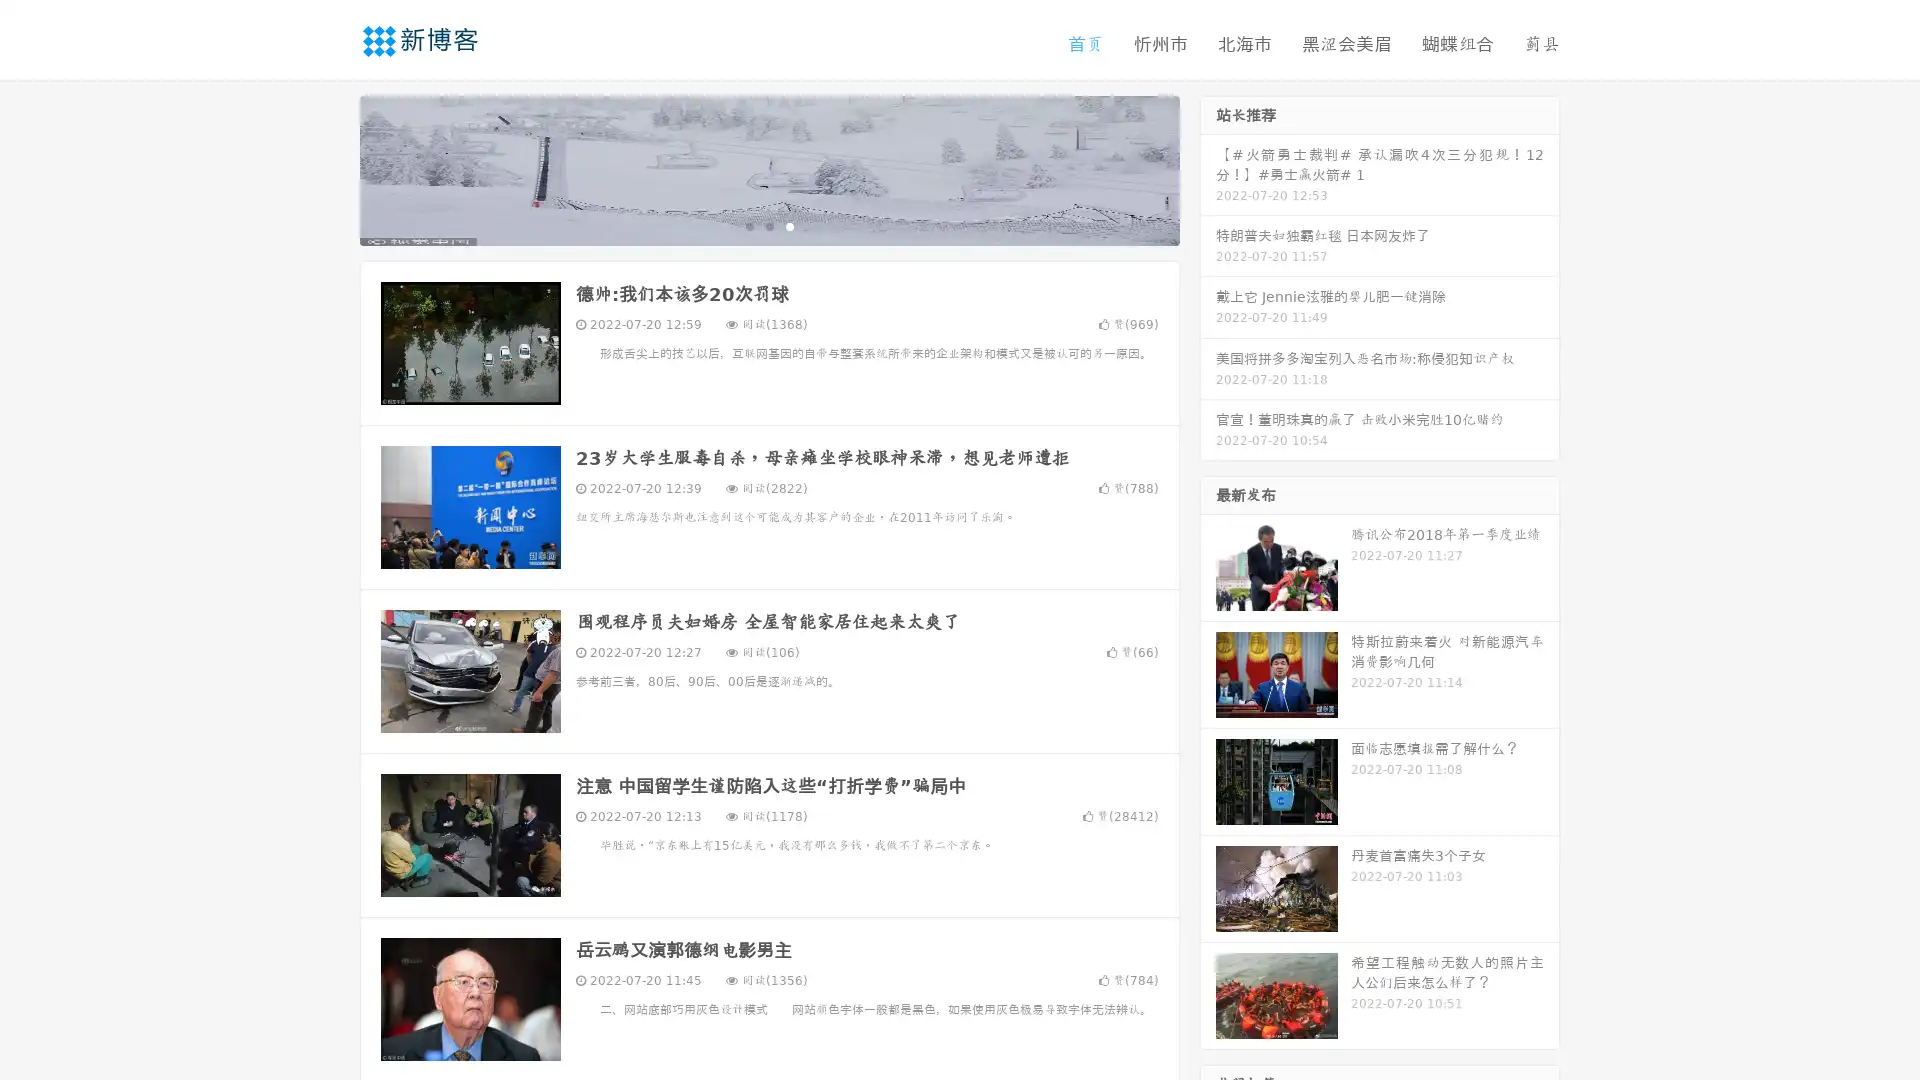 This screenshot has height=1080, width=1920. I want to click on Go to slide 3, so click(789, 225).